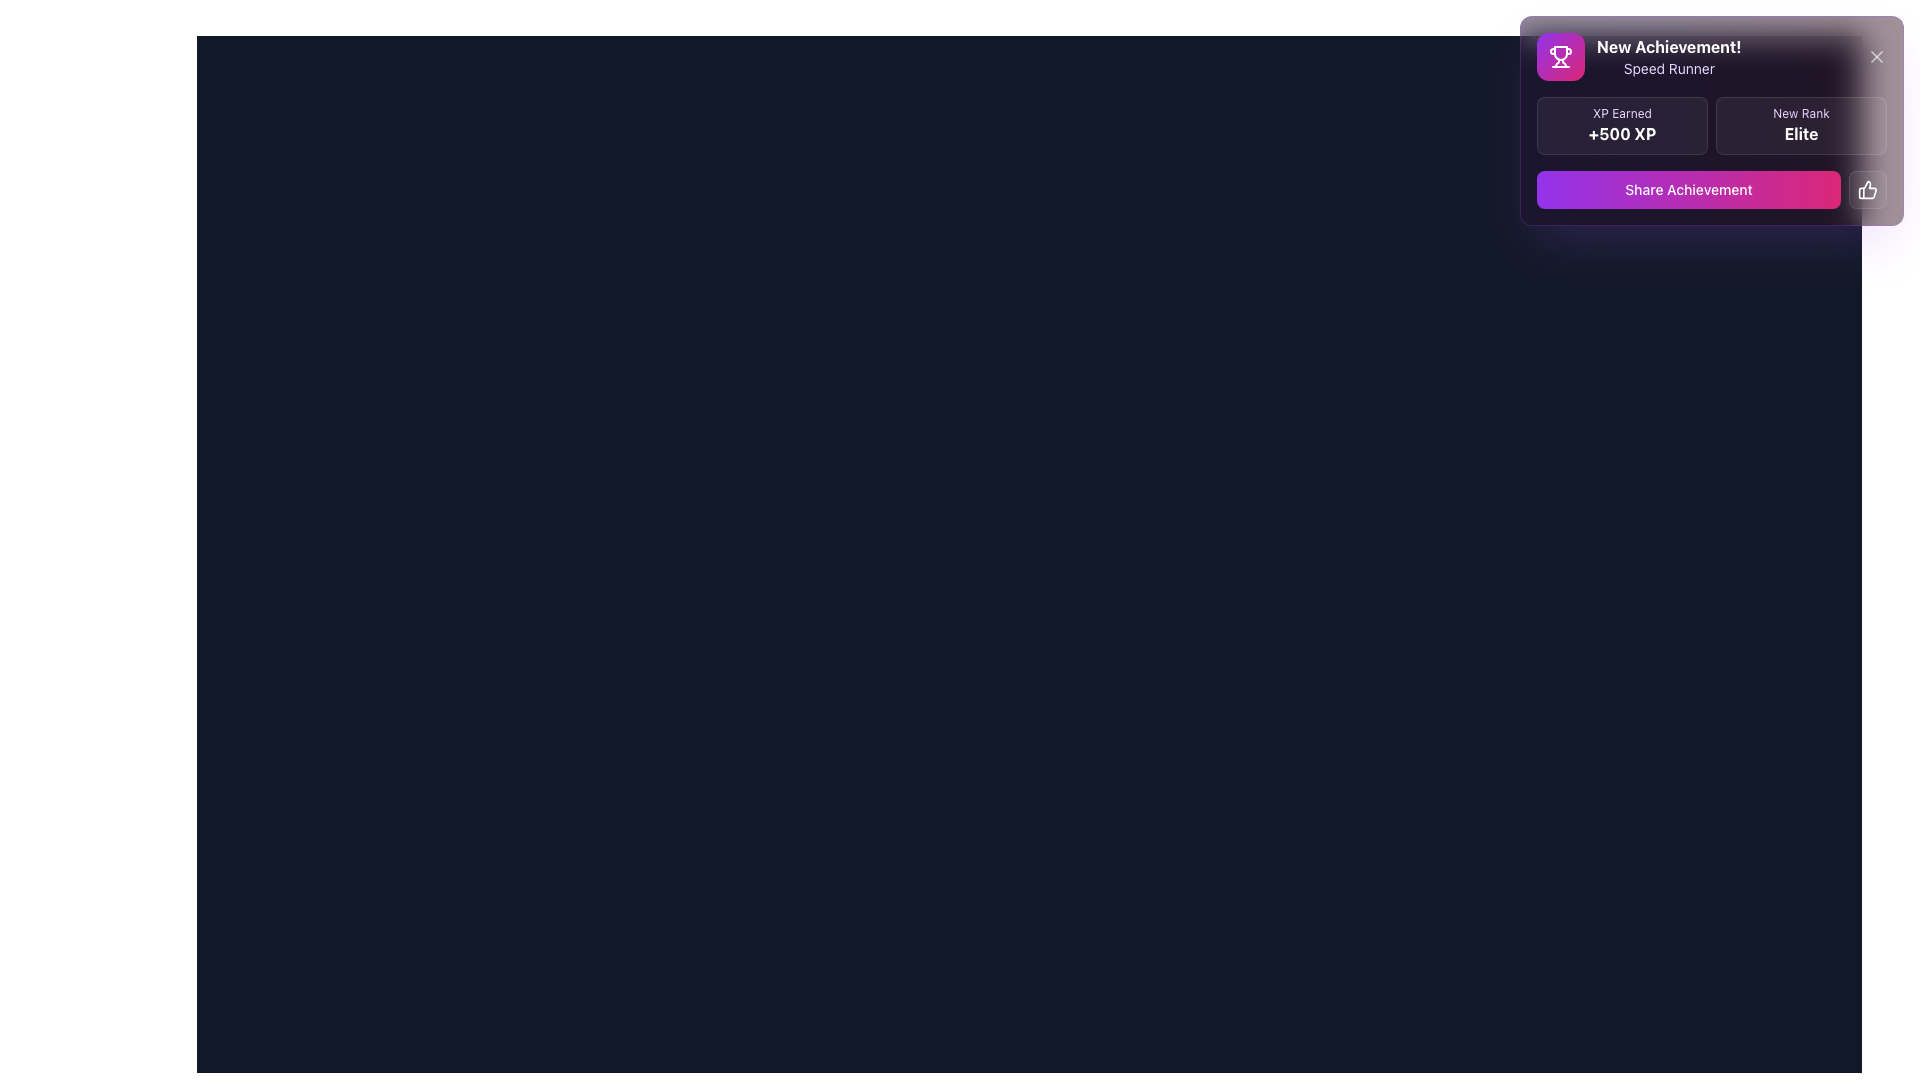  I want to click on contents of the Informative display component located in the achievement notification box, positioned below 'New Achievement! Speed Runner' and above the 'Share Achievement' button, so click(1711, 126).